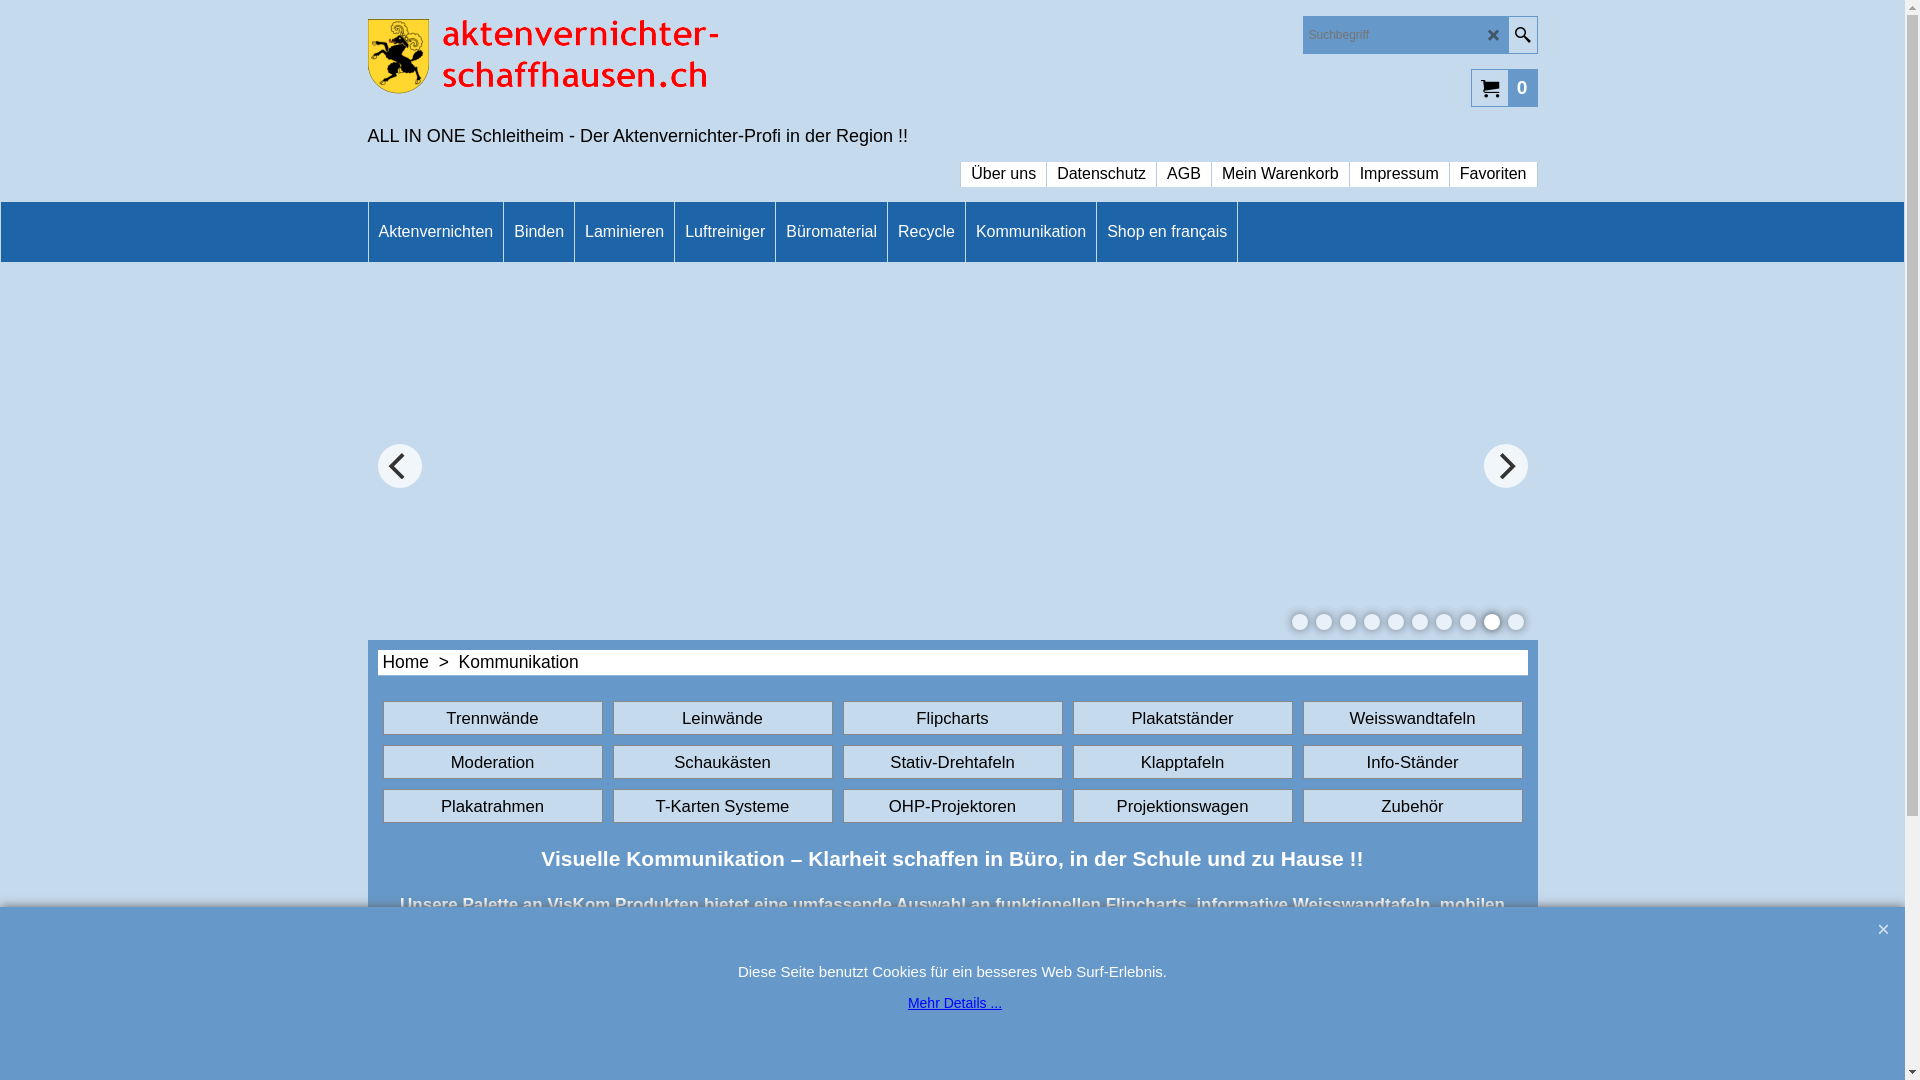  Describe the element at coordinates (1181, 805) in the screenshot. I see `'Projektionswagen'` at that location.